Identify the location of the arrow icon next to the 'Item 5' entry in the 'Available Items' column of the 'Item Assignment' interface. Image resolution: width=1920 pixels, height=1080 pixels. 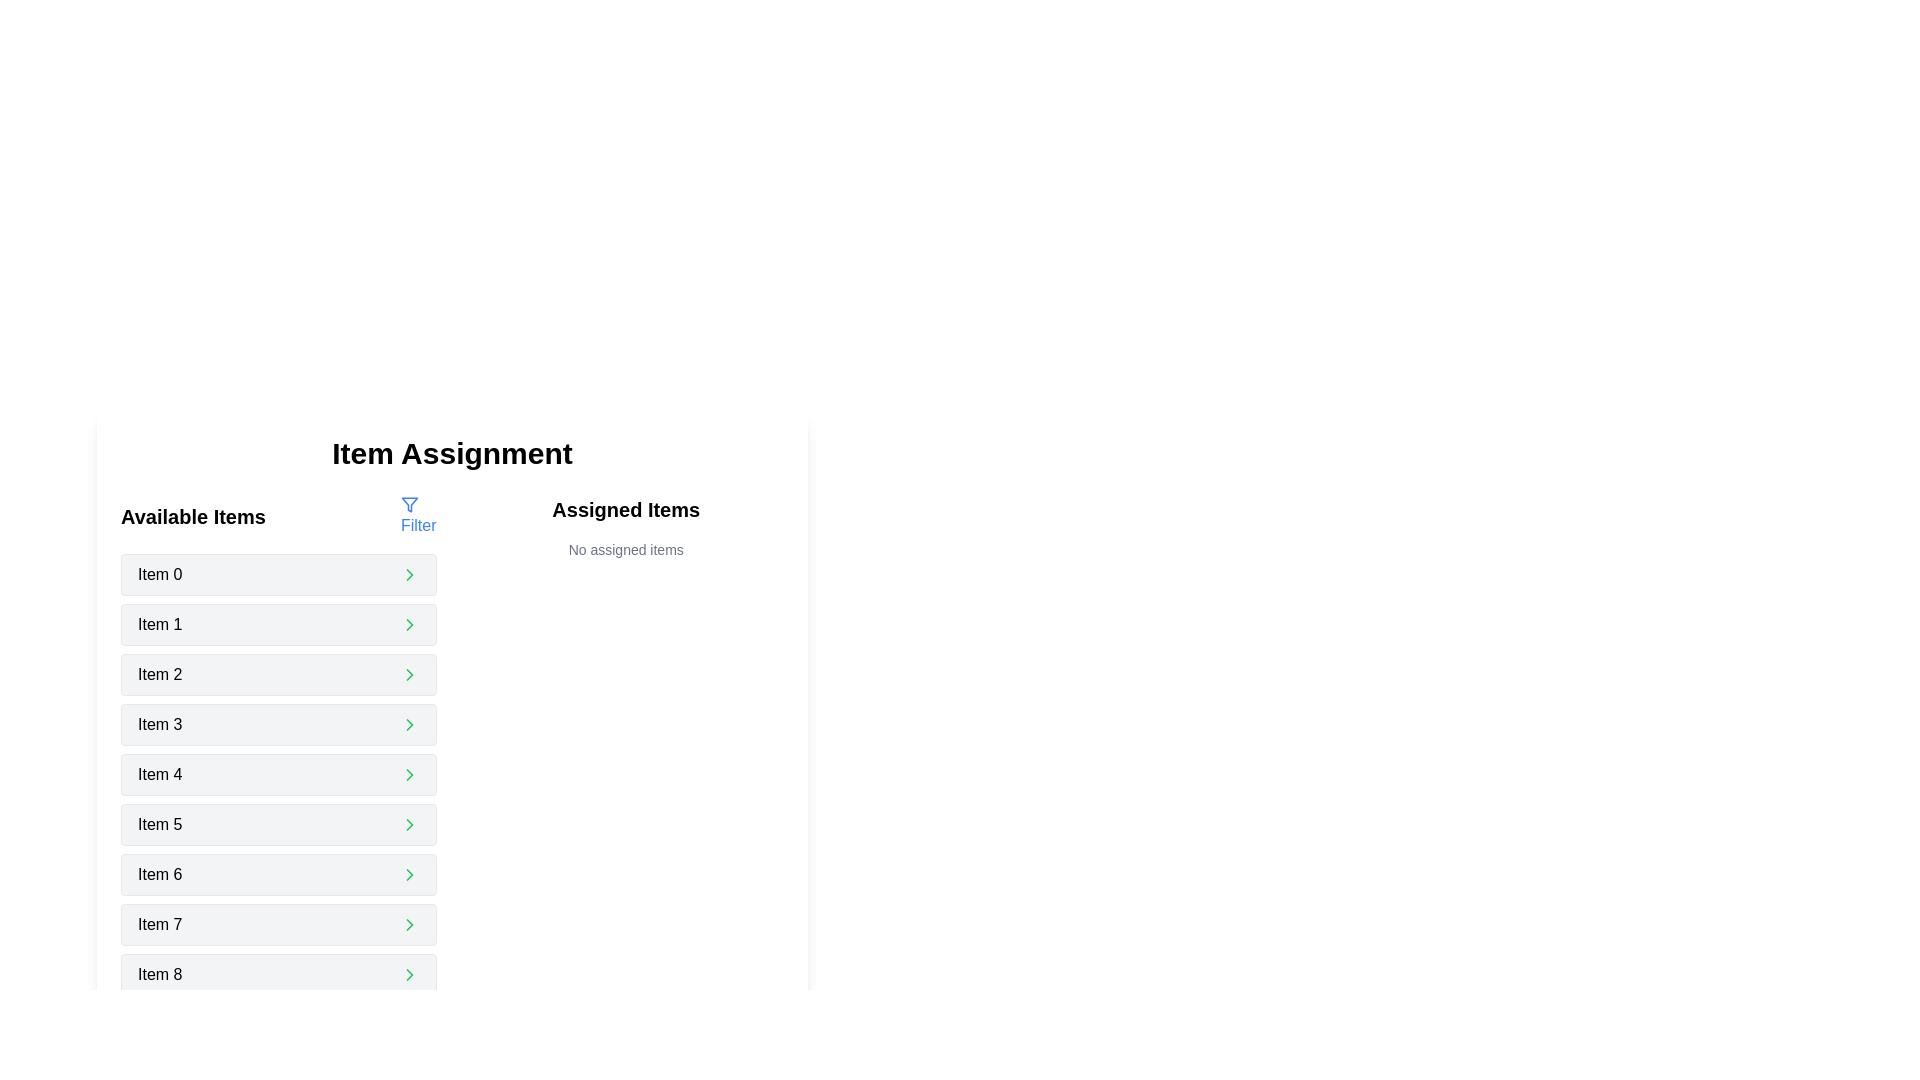
(408, 825).